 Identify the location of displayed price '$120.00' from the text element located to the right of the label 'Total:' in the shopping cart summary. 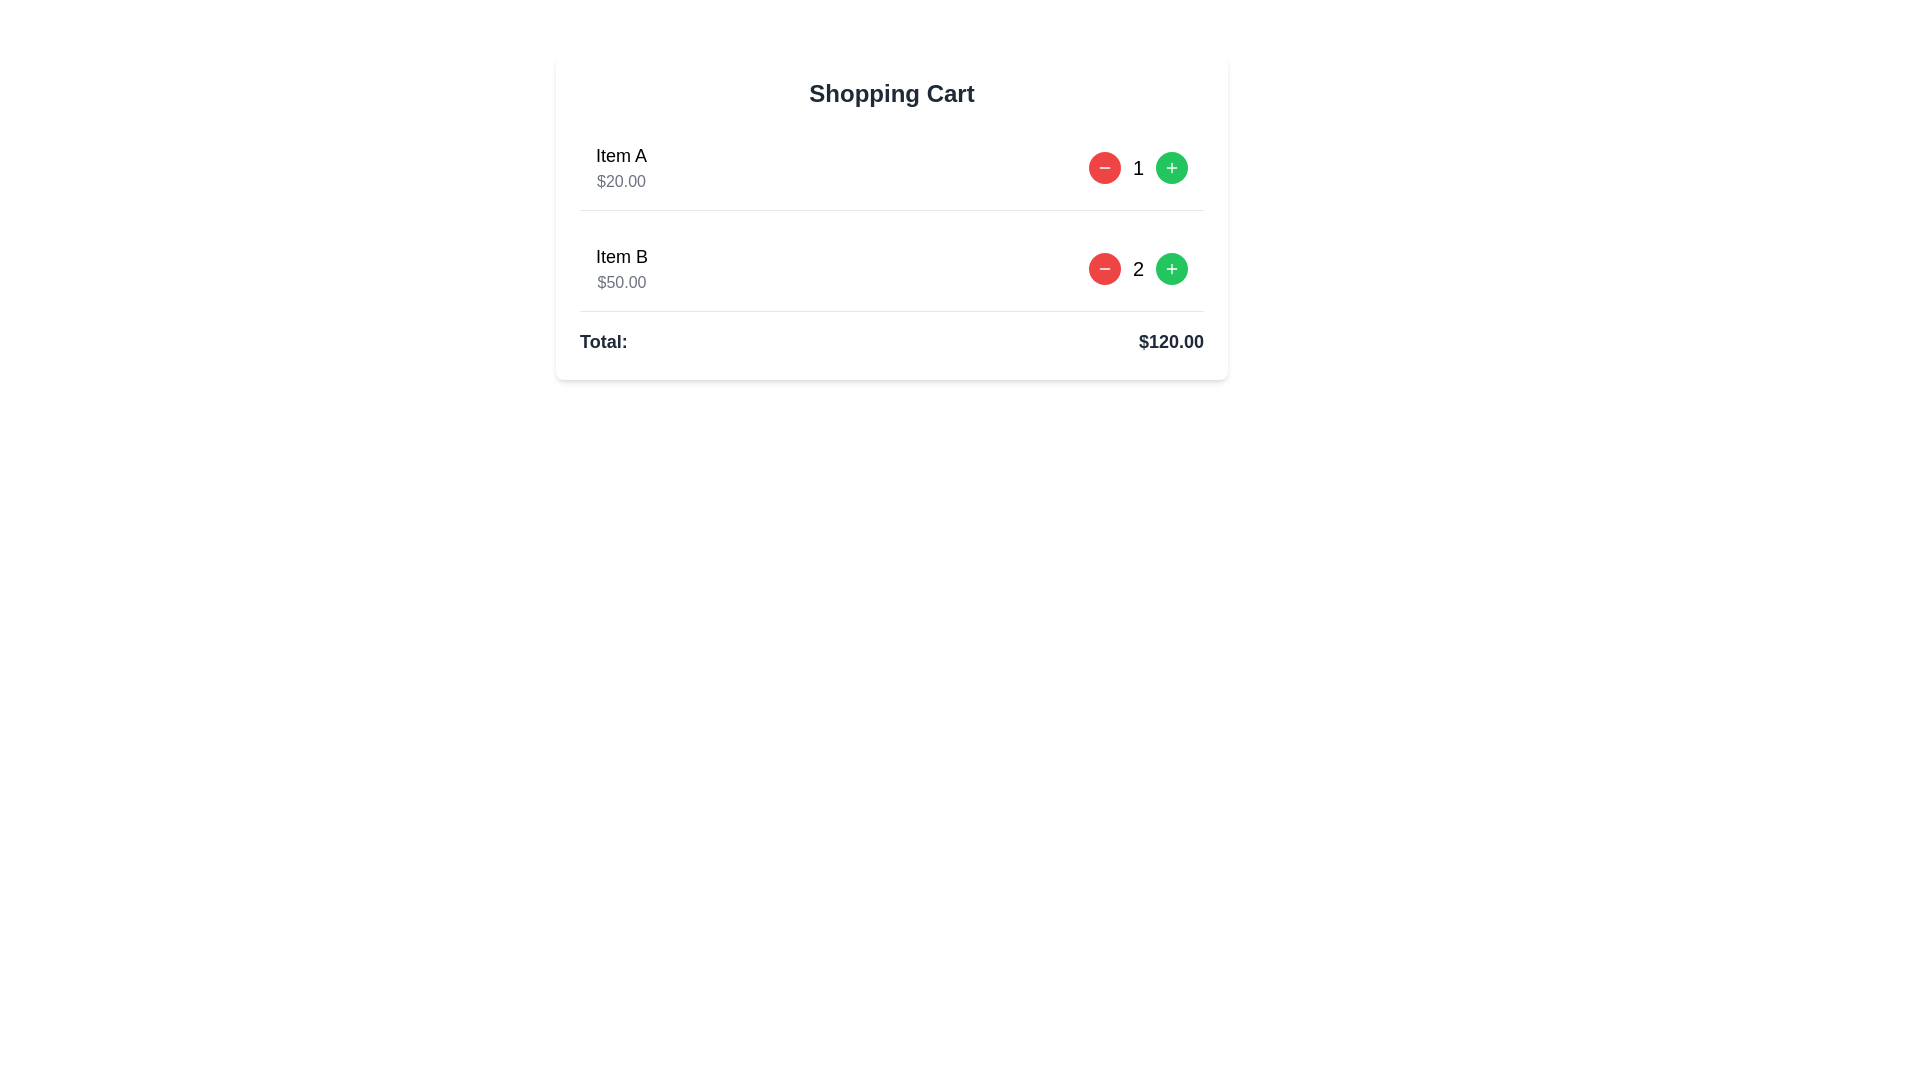
(1171, 341).